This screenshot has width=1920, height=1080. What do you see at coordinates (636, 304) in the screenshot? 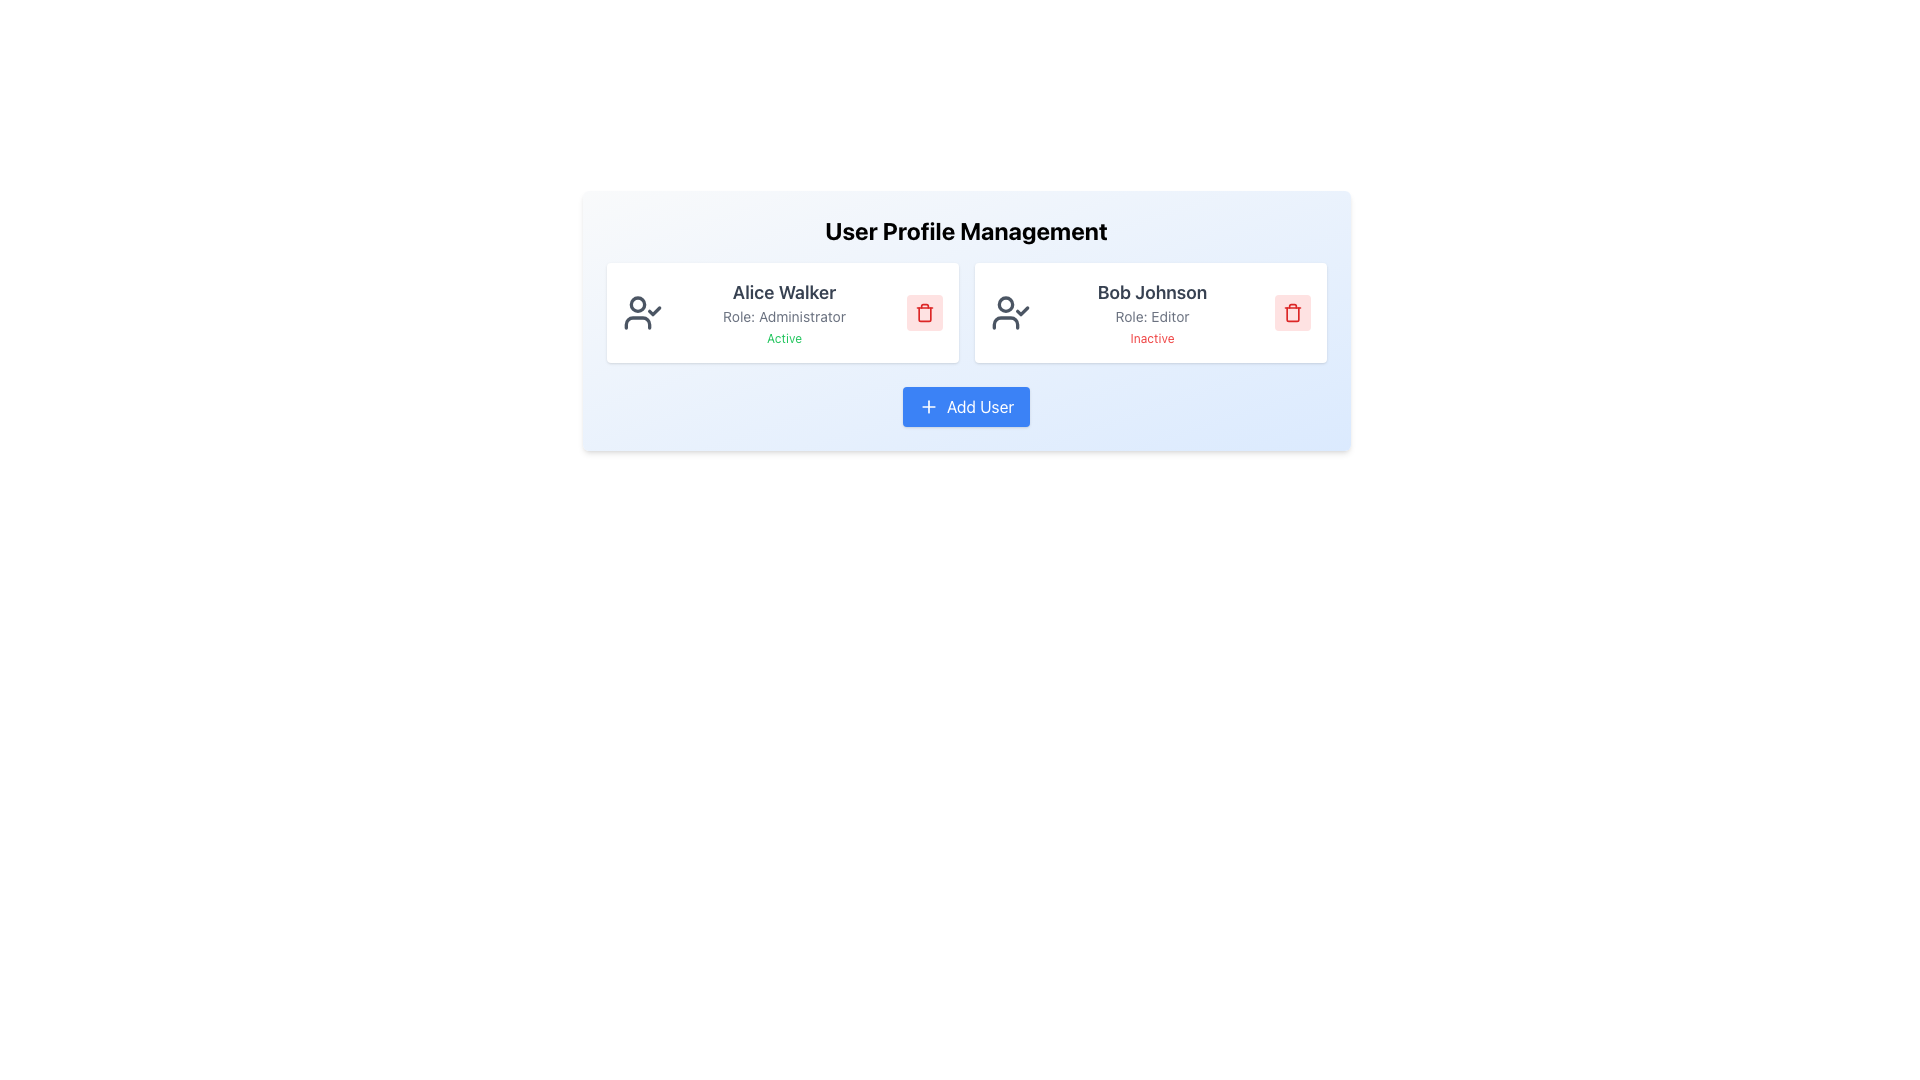
I see `the SVG circle representing the user's head in the user profile management section for 'Alice Walker, Role: Administrator'` at bounding box center [636, 304].